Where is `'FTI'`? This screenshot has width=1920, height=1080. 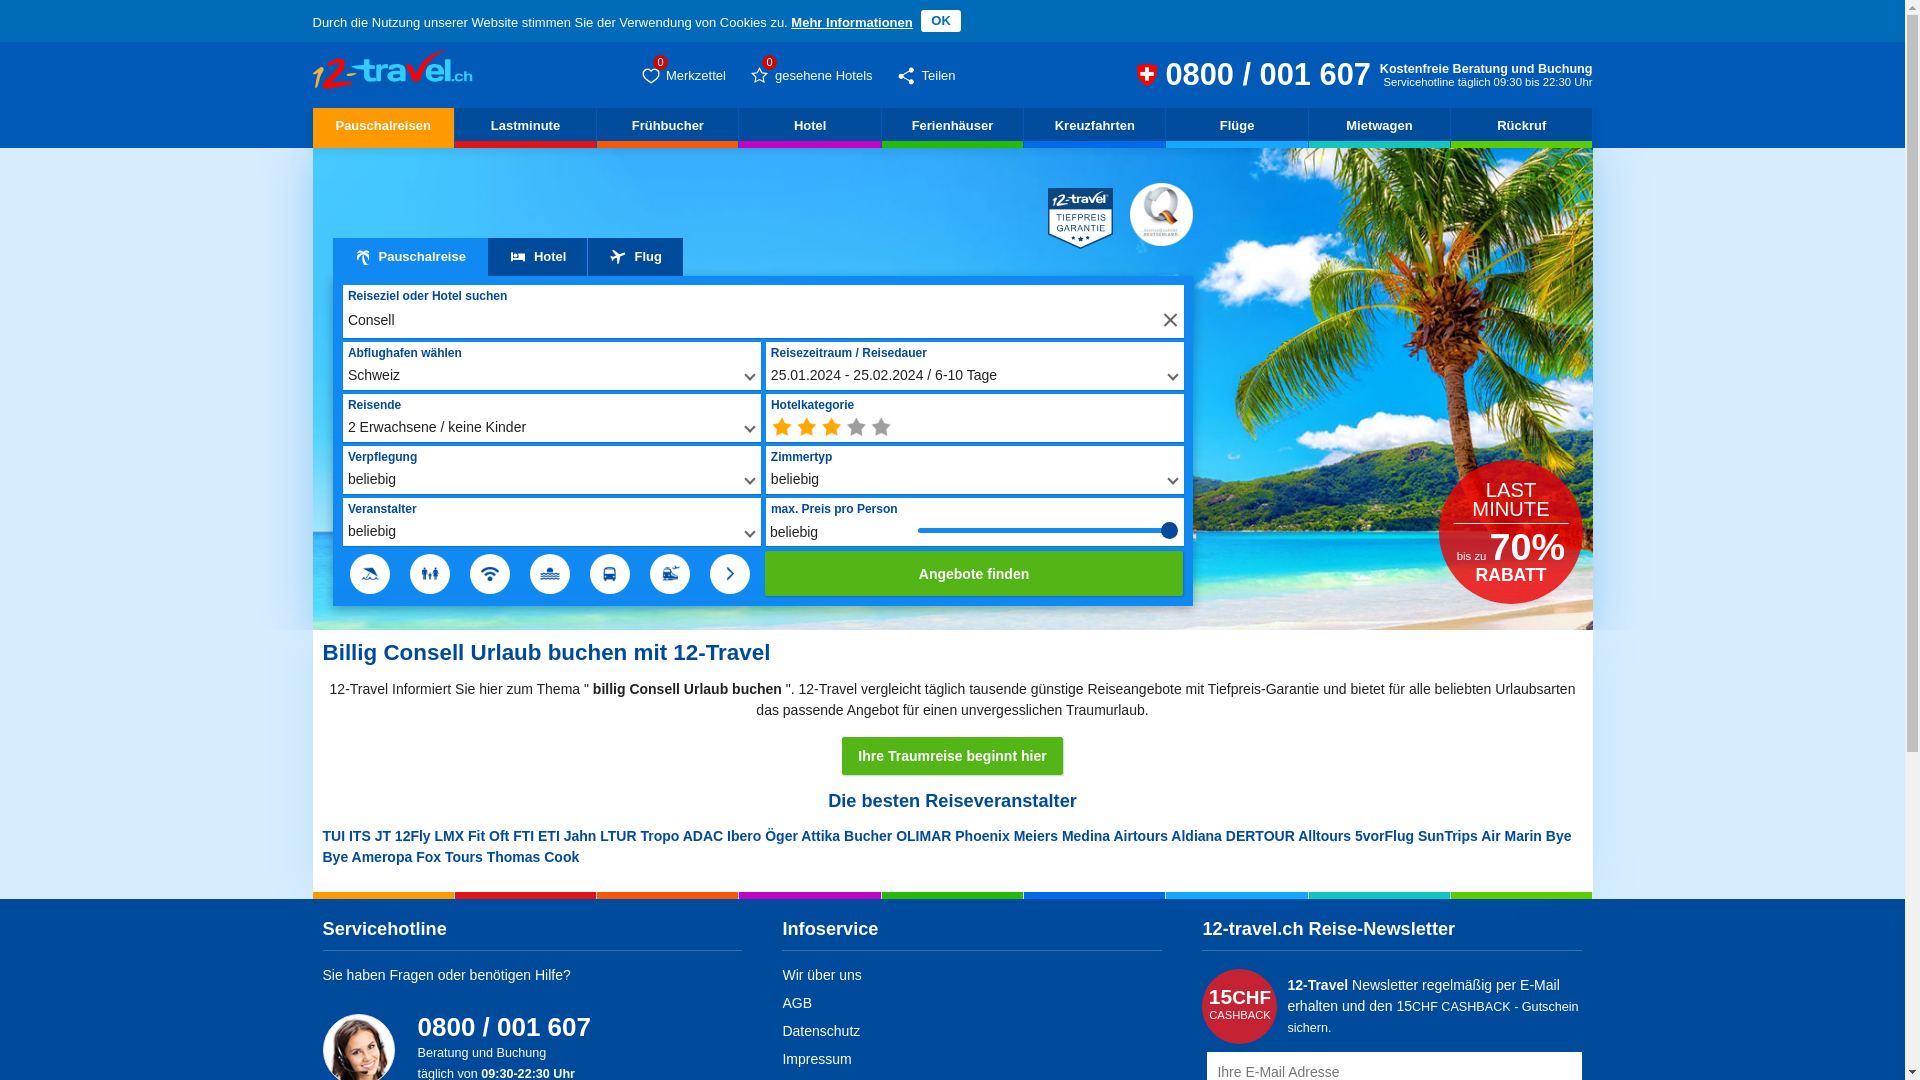 'FTI' is located at coordinates (523, 836).